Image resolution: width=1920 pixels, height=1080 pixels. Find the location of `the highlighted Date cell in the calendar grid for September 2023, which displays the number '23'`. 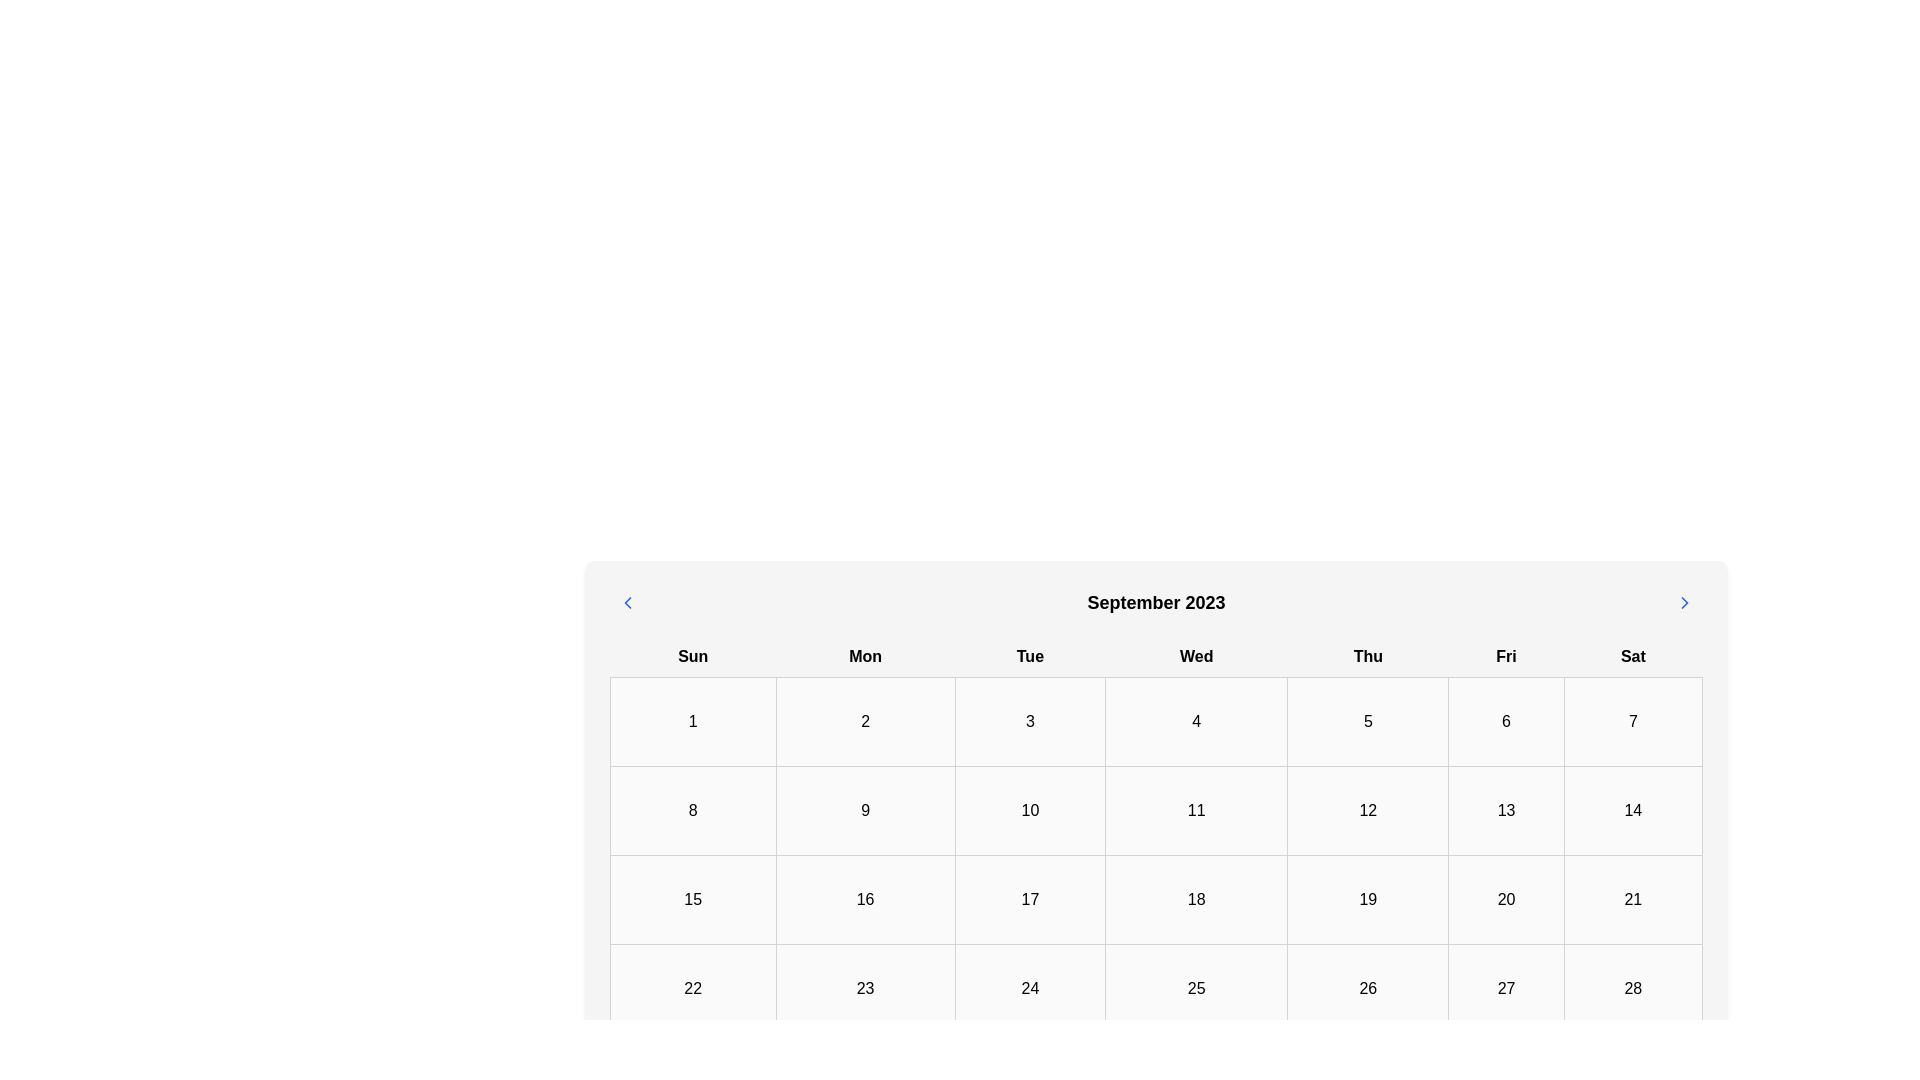

the highlighted Date cell in the calendar grid for September 2023, which displays the number '23' is located at coordinates (865, 987).